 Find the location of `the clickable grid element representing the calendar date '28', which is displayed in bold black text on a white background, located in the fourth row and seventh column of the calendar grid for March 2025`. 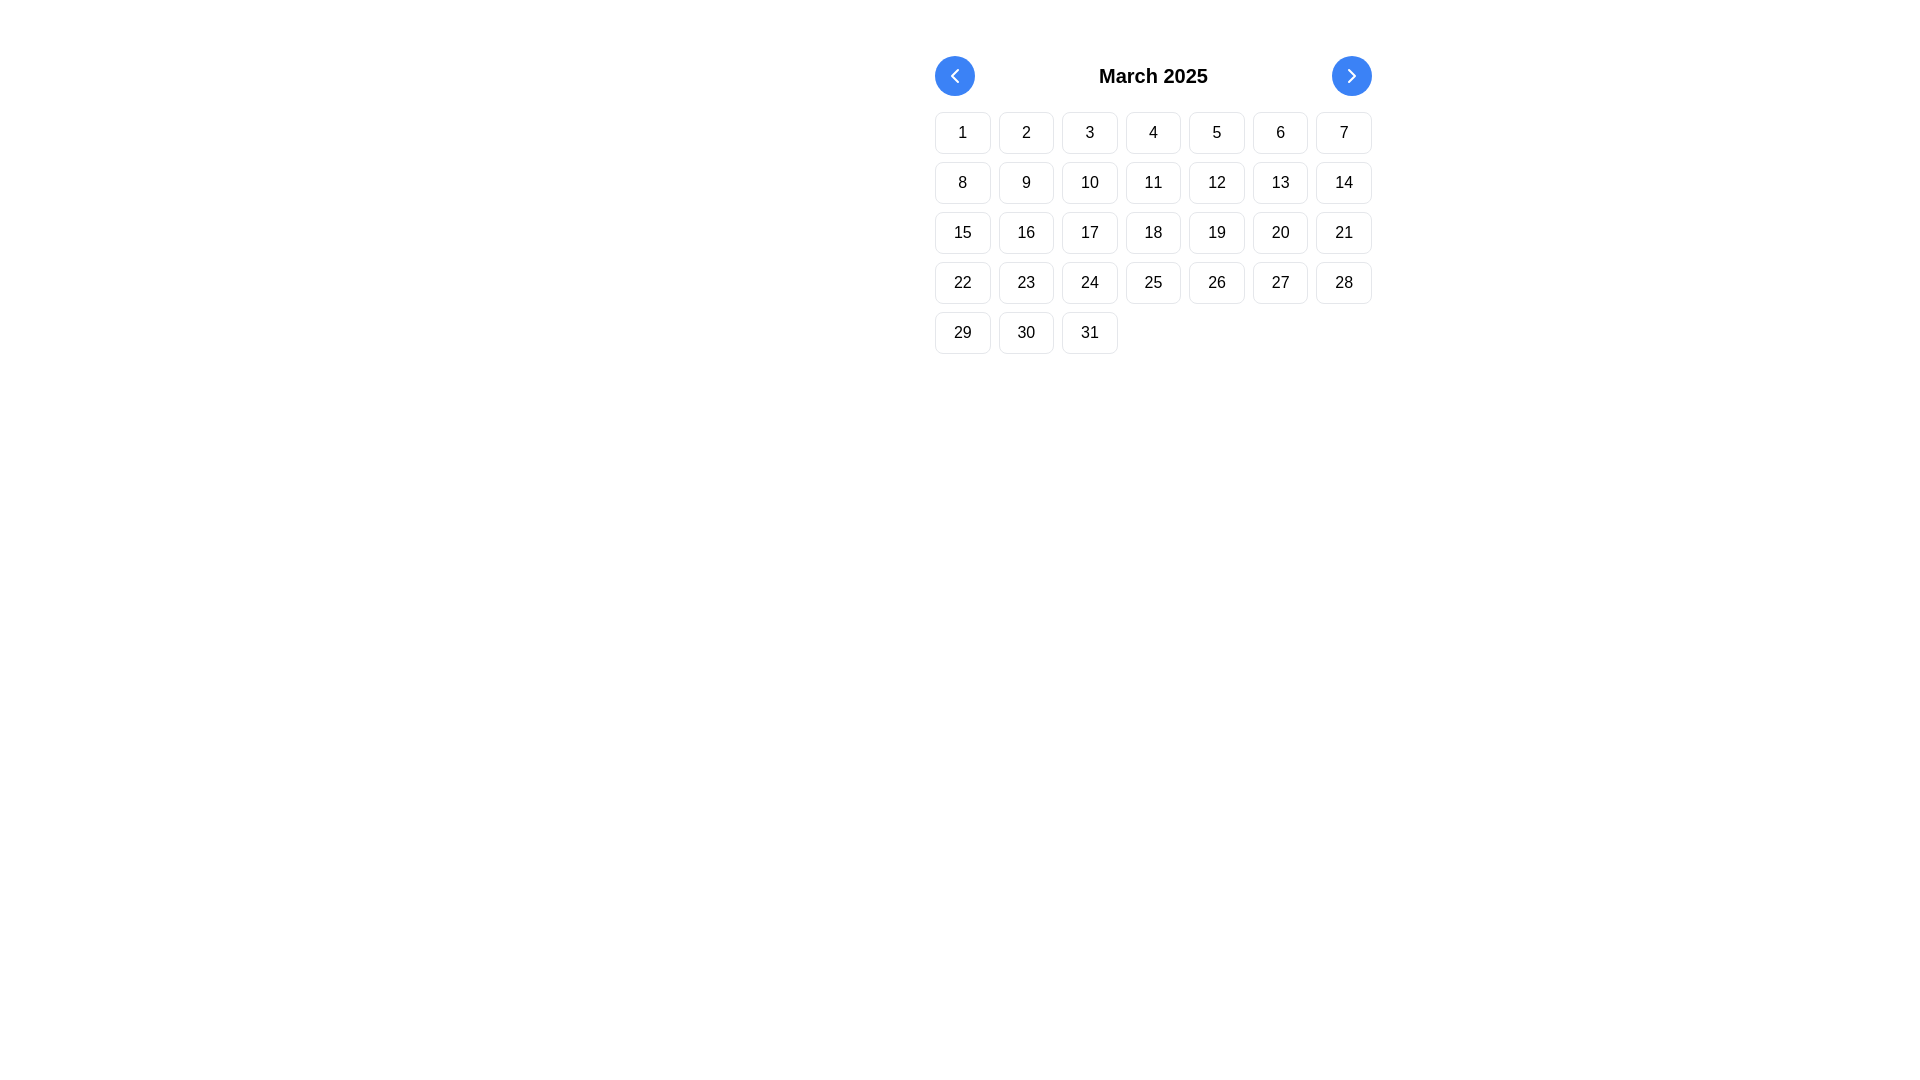

the clickable grid element representing the calendar date '28', which is displayed in bold black text on a white background, located in the fourth row and seventh column of the calendar grid for March 2025 is located at coordinates (1344, 282).